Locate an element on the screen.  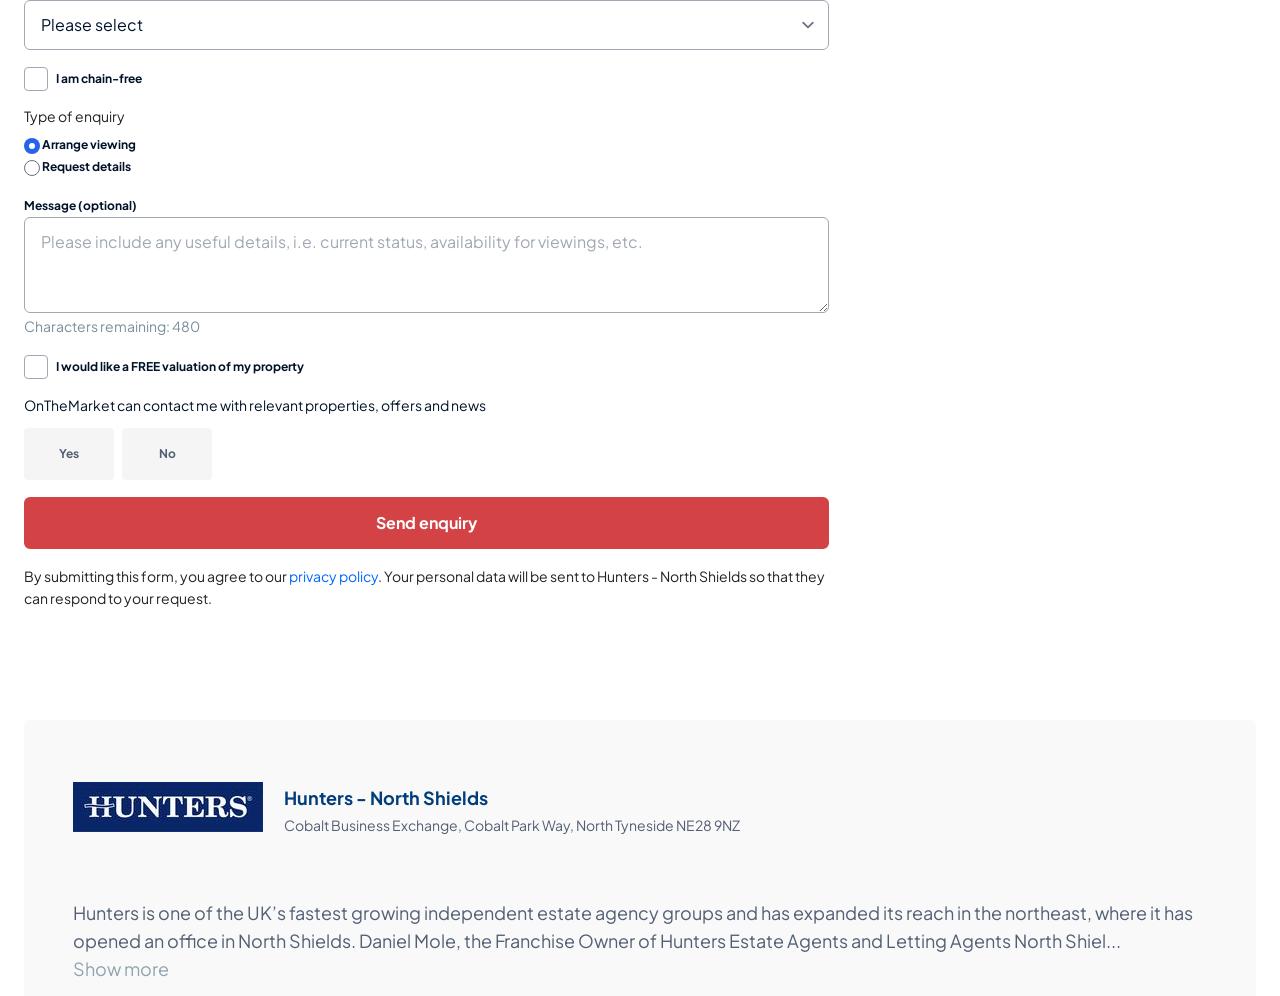
'opened an office in North Shields. Daniel Mole, the Franchise Owner of Hunters Estate Agents and Letting Agents North Shiel' is located at coordinates (588, 940).